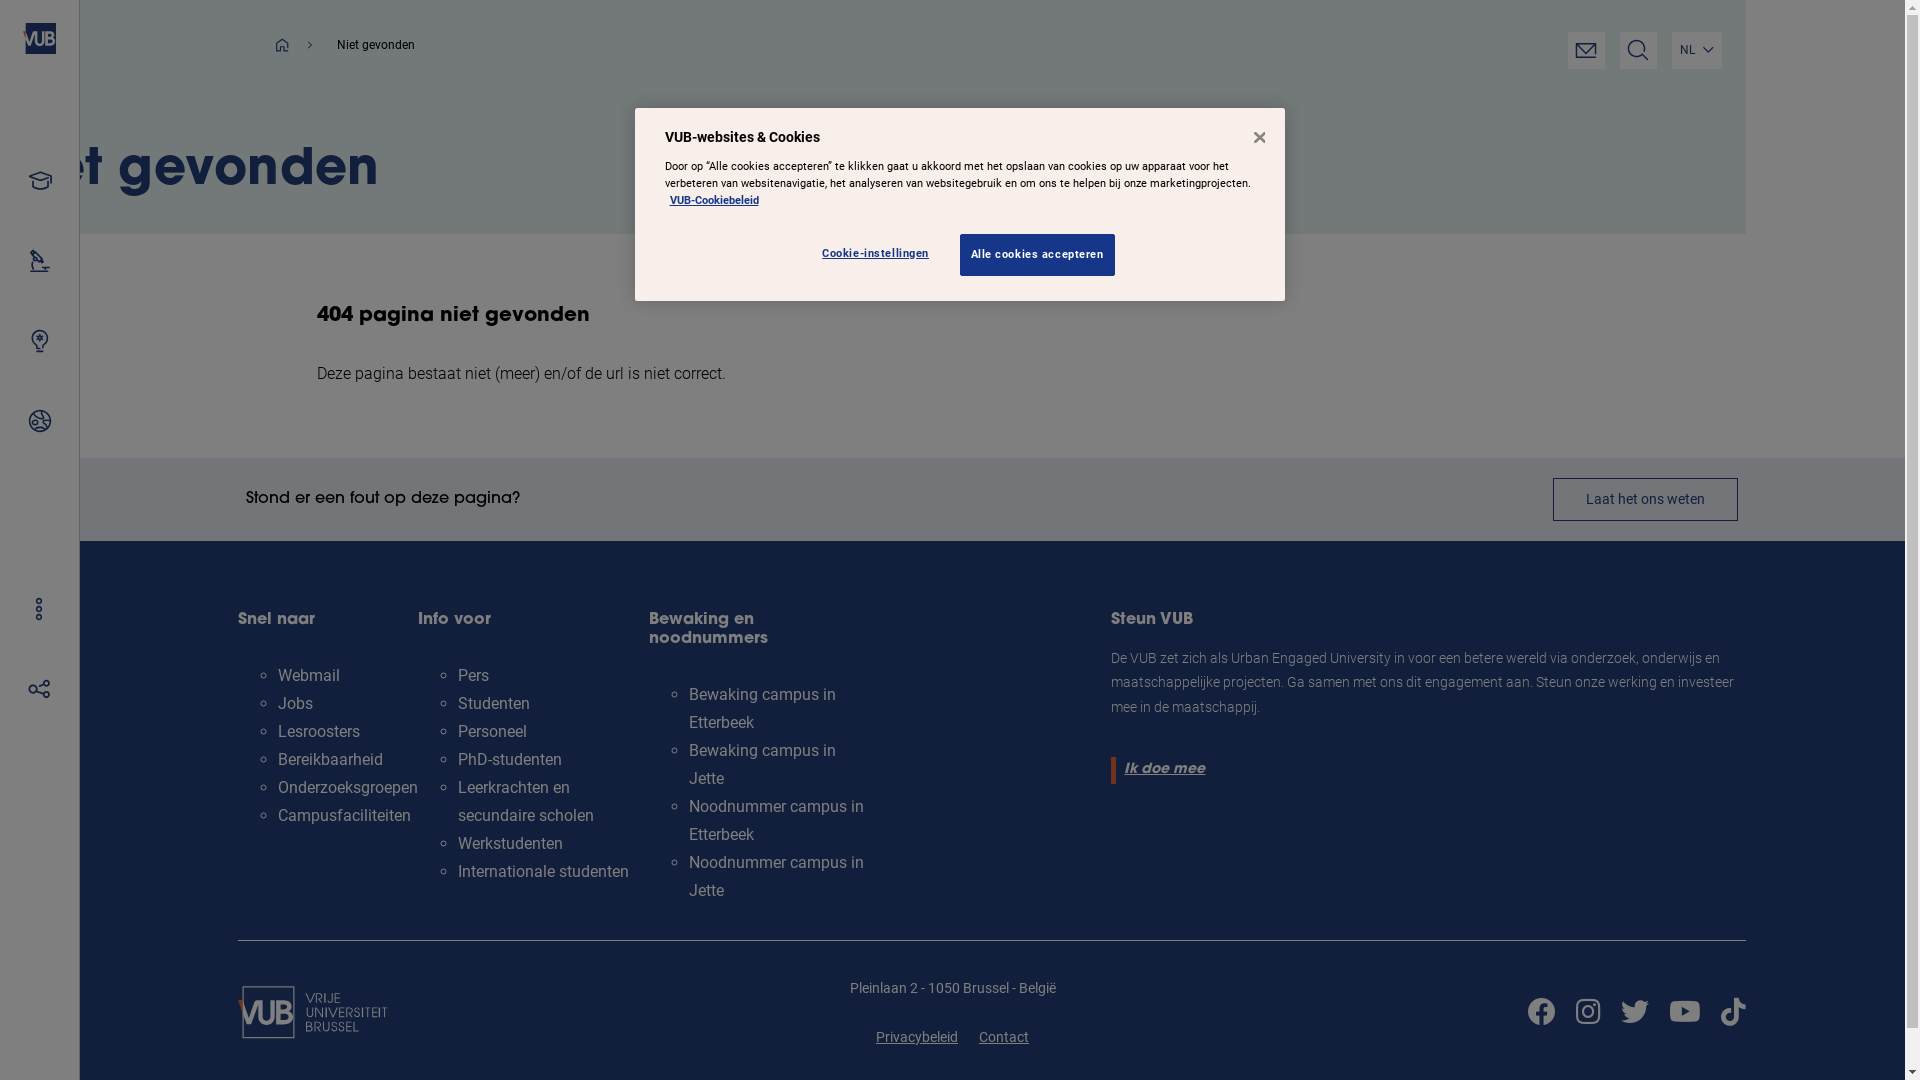  What do you see at coordinates (1645, 498) in the screenshot?
I see `'Laat het ons weten'` at bounding box center [1645, 498].